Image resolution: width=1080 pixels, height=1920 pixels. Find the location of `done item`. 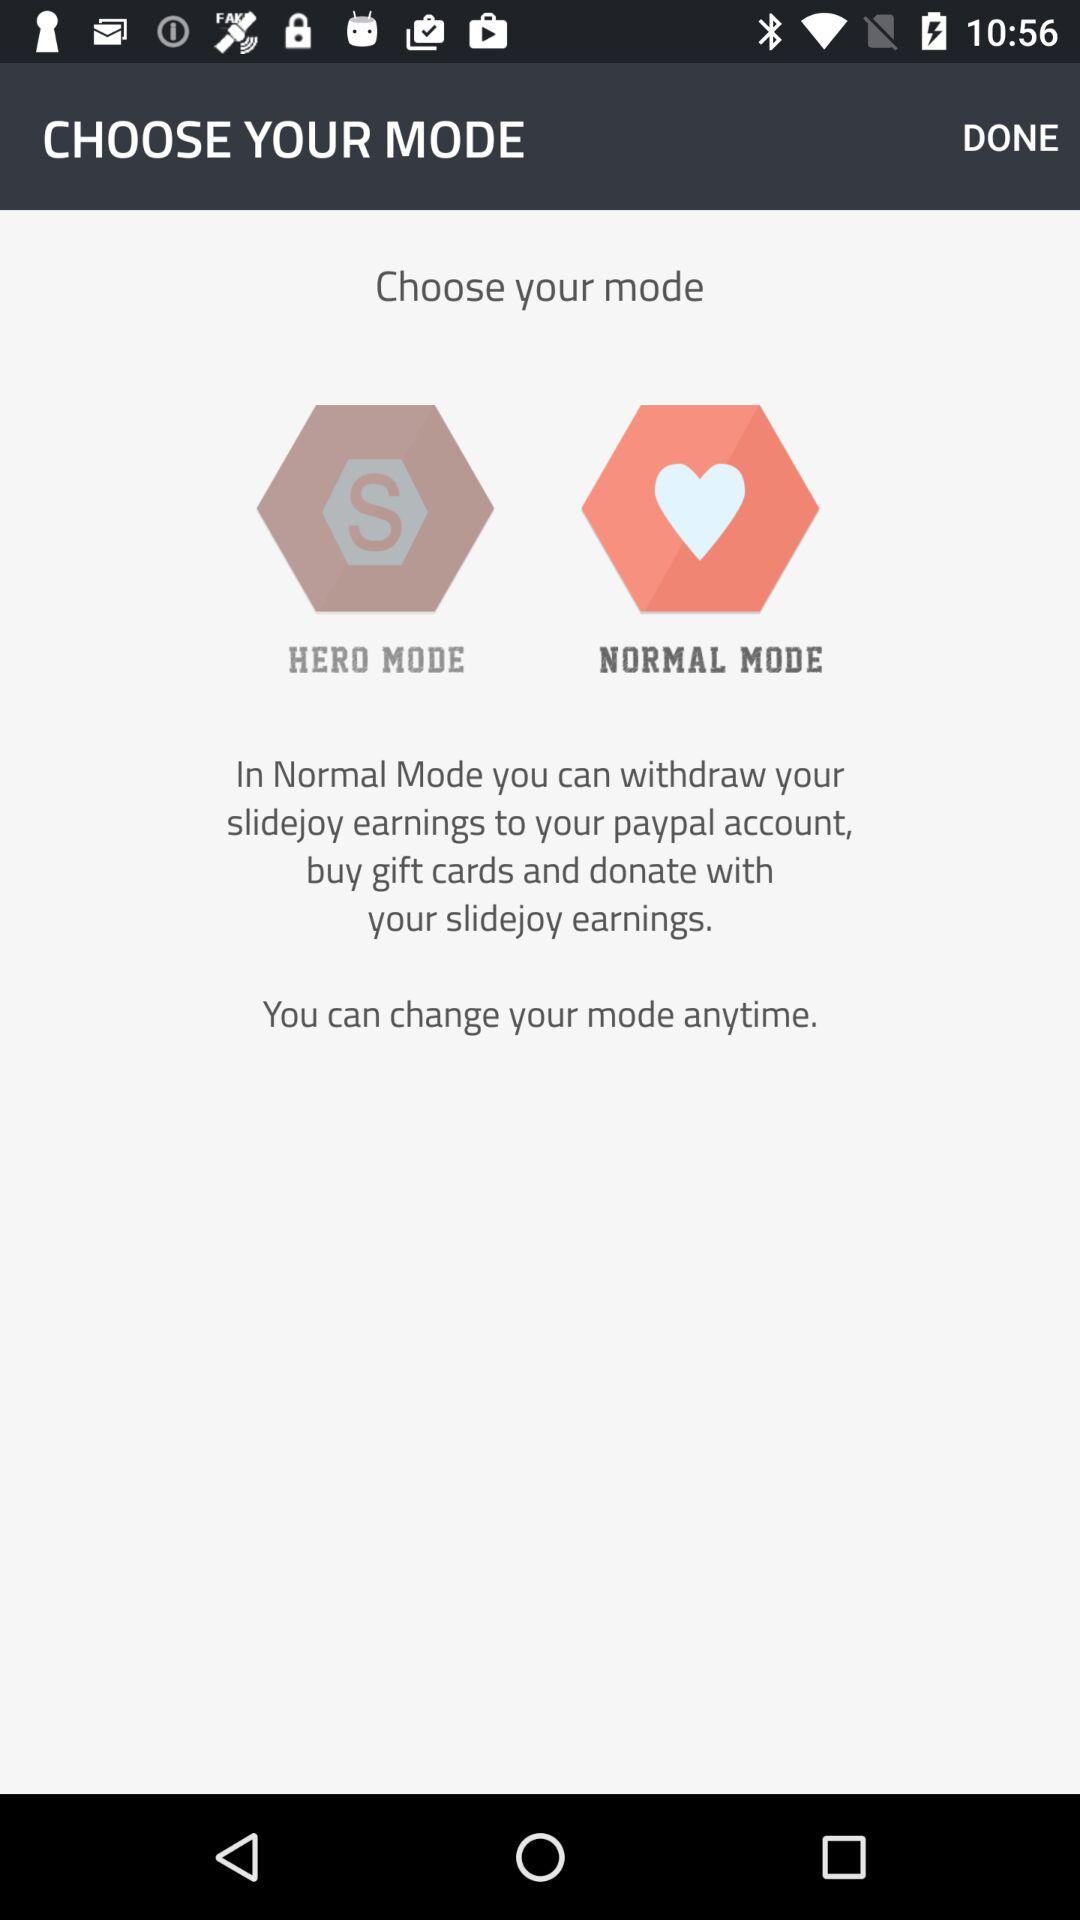

done item is located at coordinates (1010, 135).